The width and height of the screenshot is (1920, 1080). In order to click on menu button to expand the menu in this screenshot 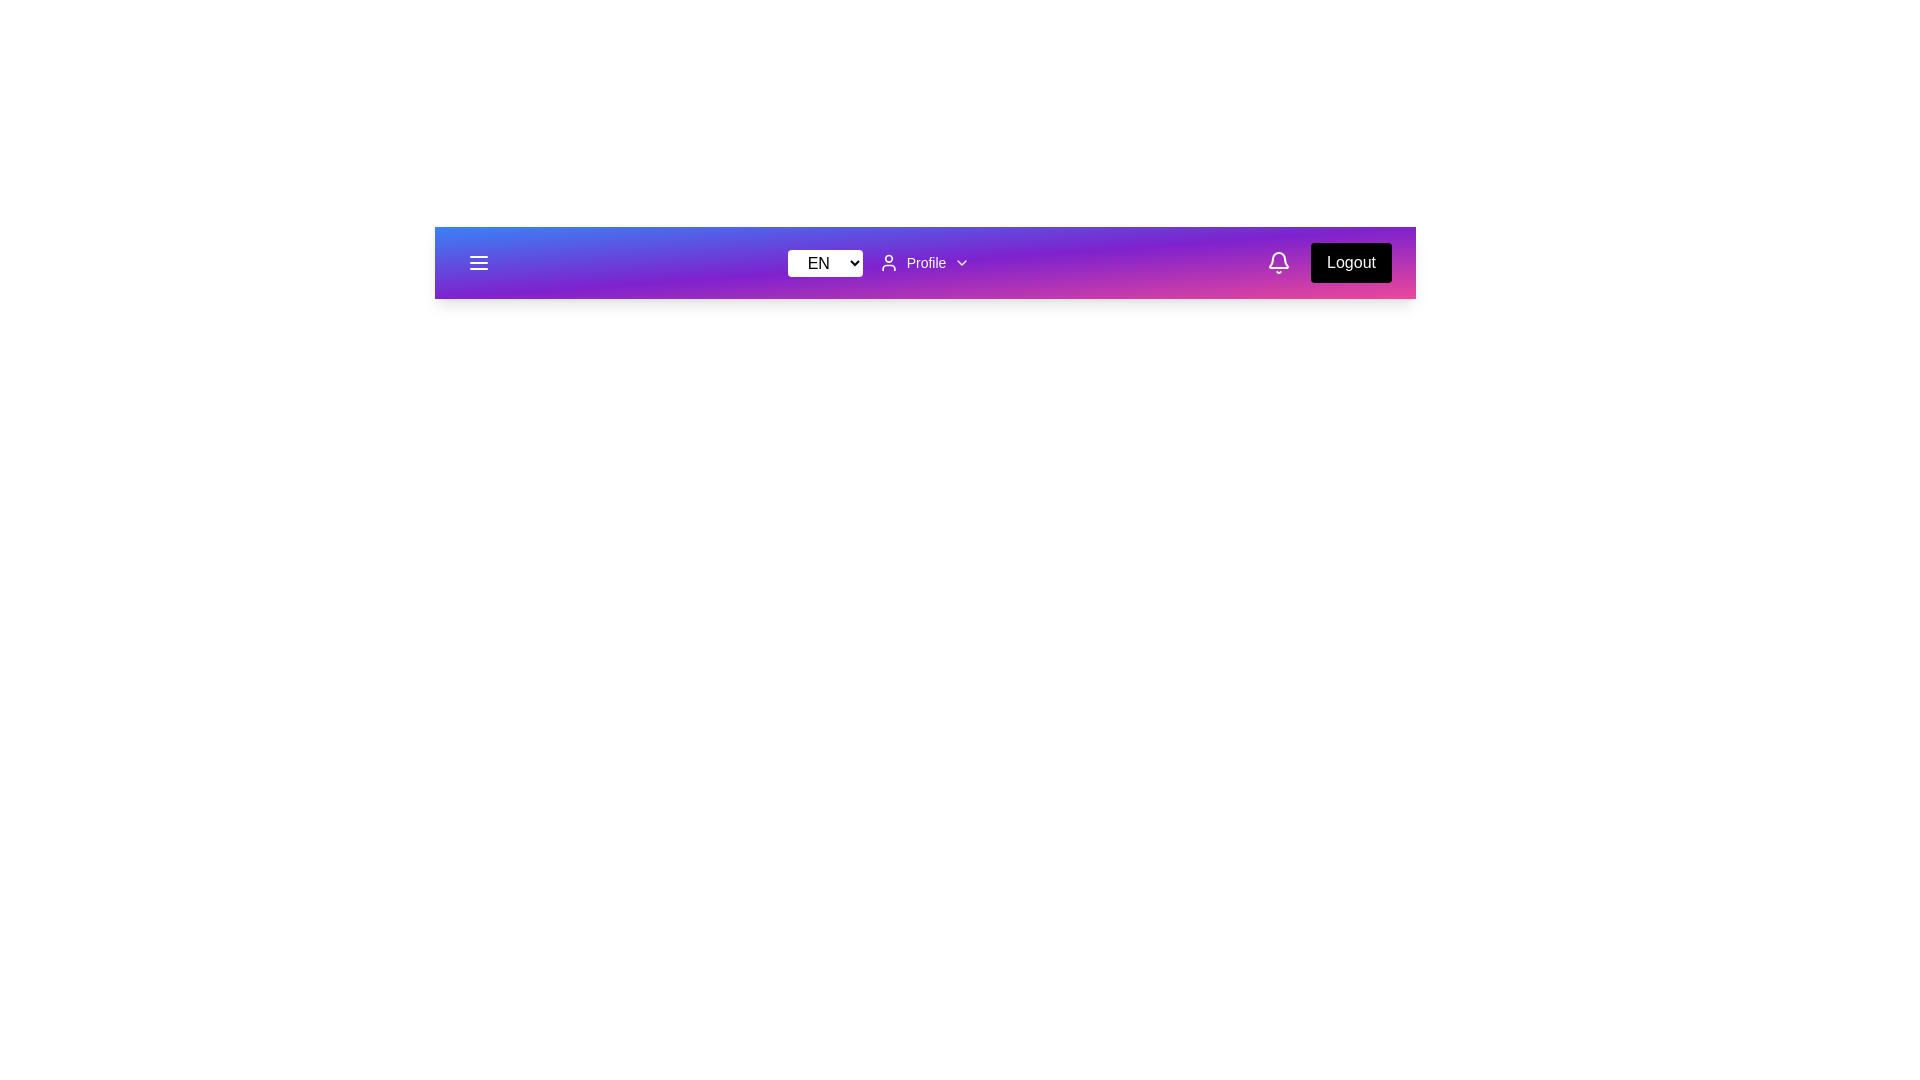, I will do `click(478, 261)`.